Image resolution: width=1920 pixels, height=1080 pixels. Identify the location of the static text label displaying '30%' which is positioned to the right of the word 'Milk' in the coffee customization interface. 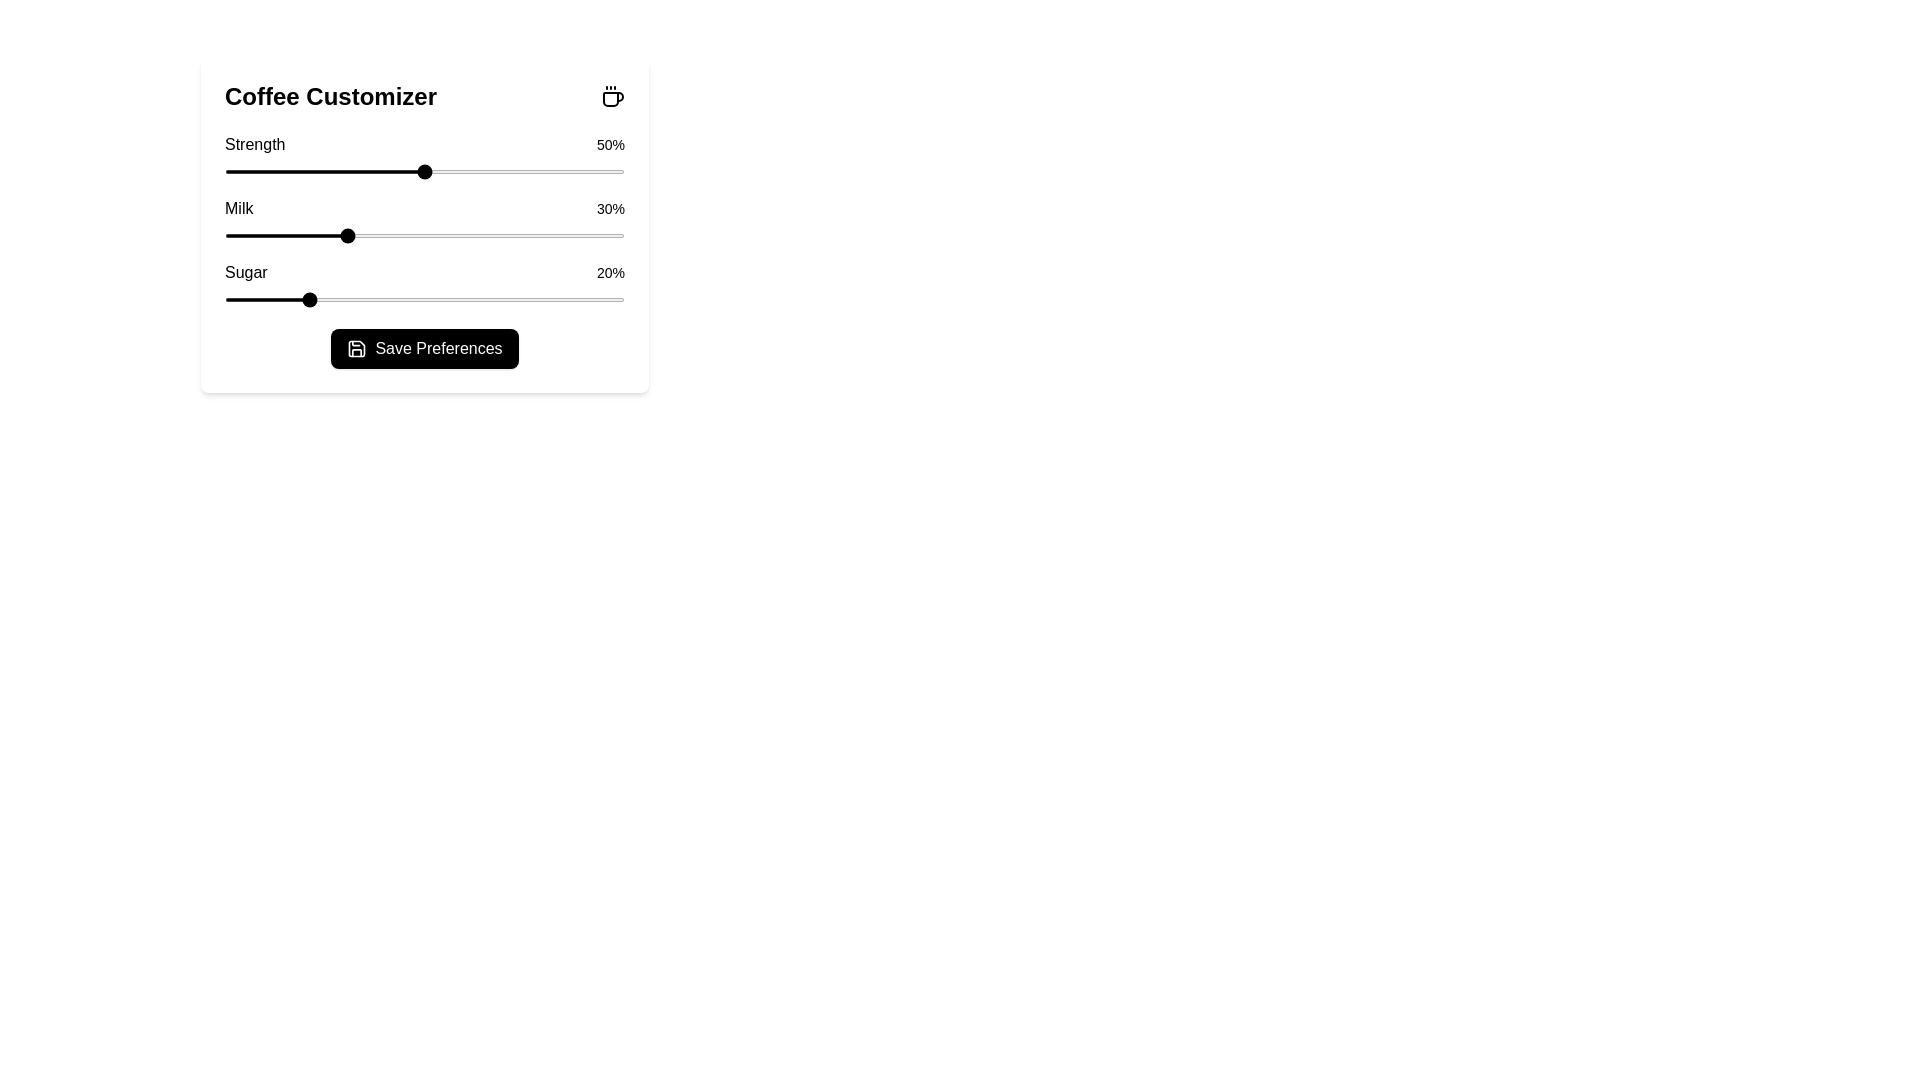
(609, 208).